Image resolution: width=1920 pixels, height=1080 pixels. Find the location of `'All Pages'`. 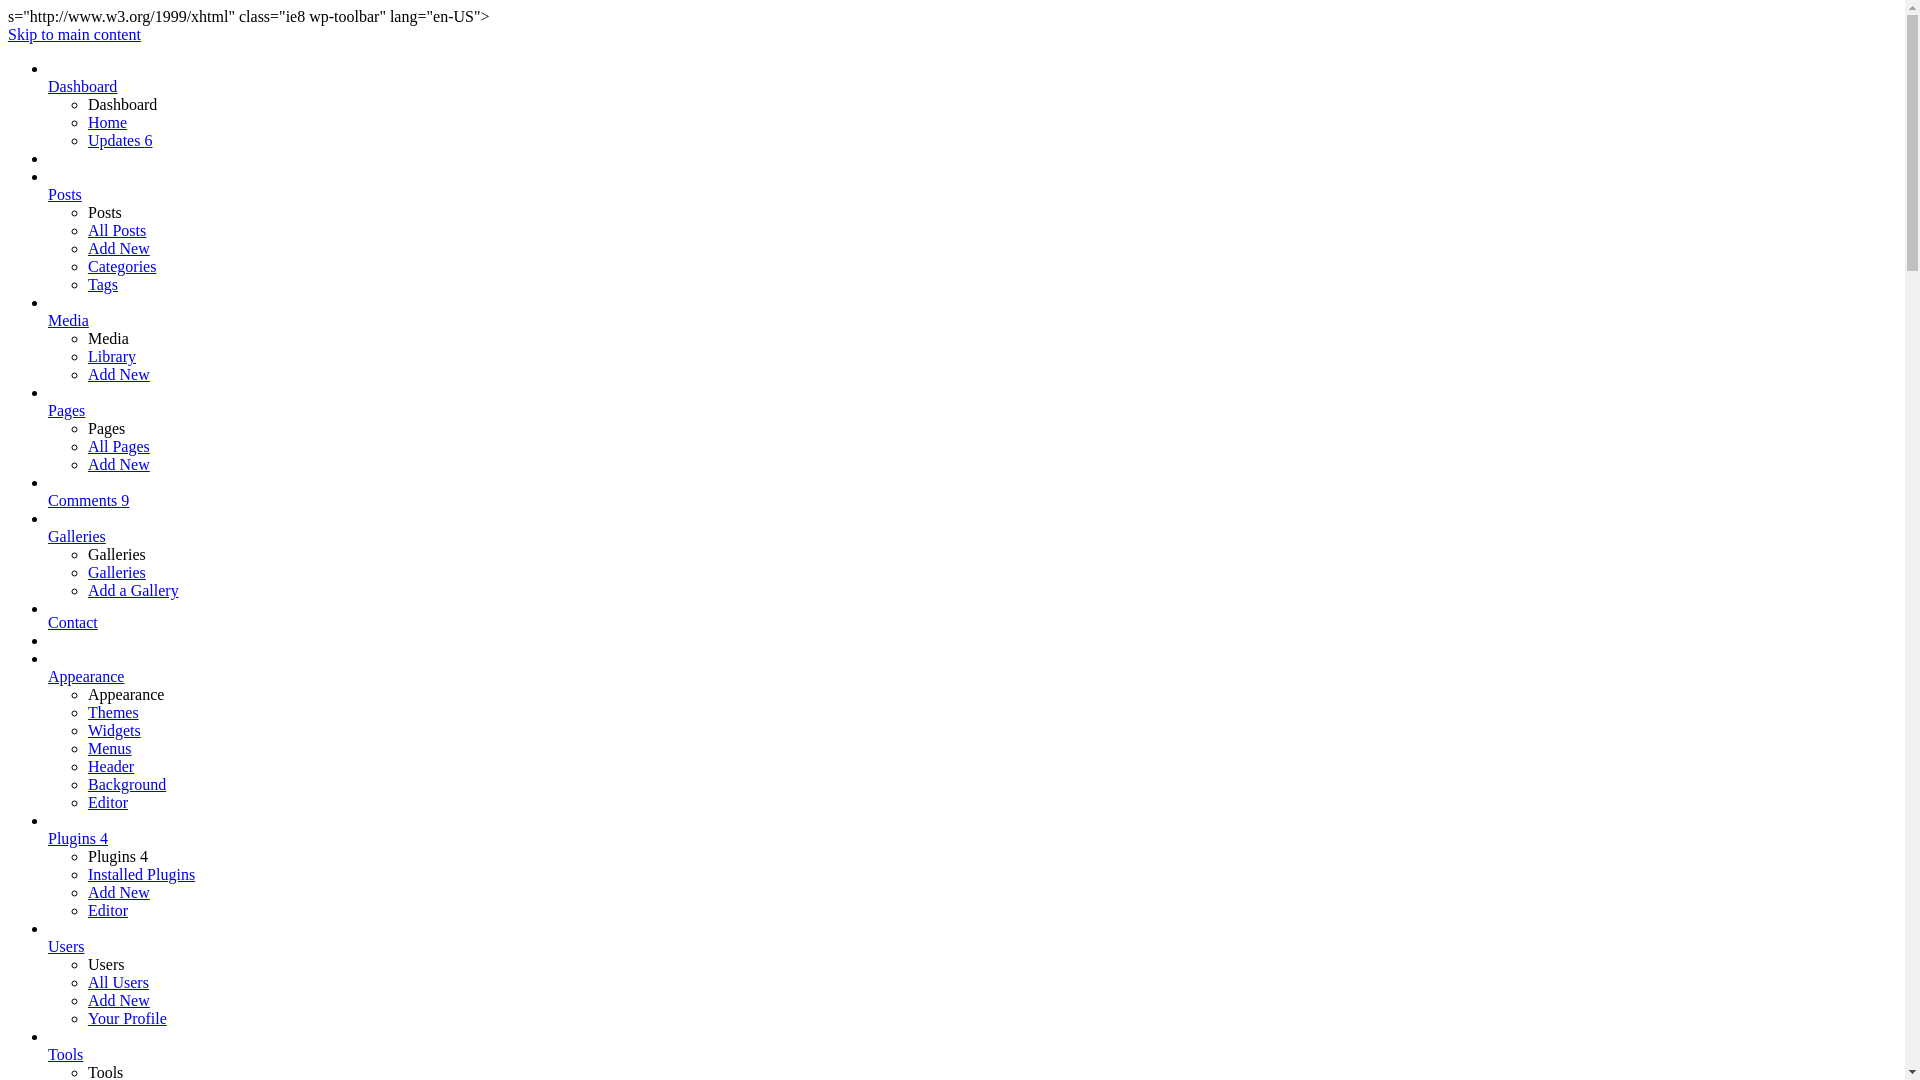

'All Pages' is located at coordinates (86, 445).